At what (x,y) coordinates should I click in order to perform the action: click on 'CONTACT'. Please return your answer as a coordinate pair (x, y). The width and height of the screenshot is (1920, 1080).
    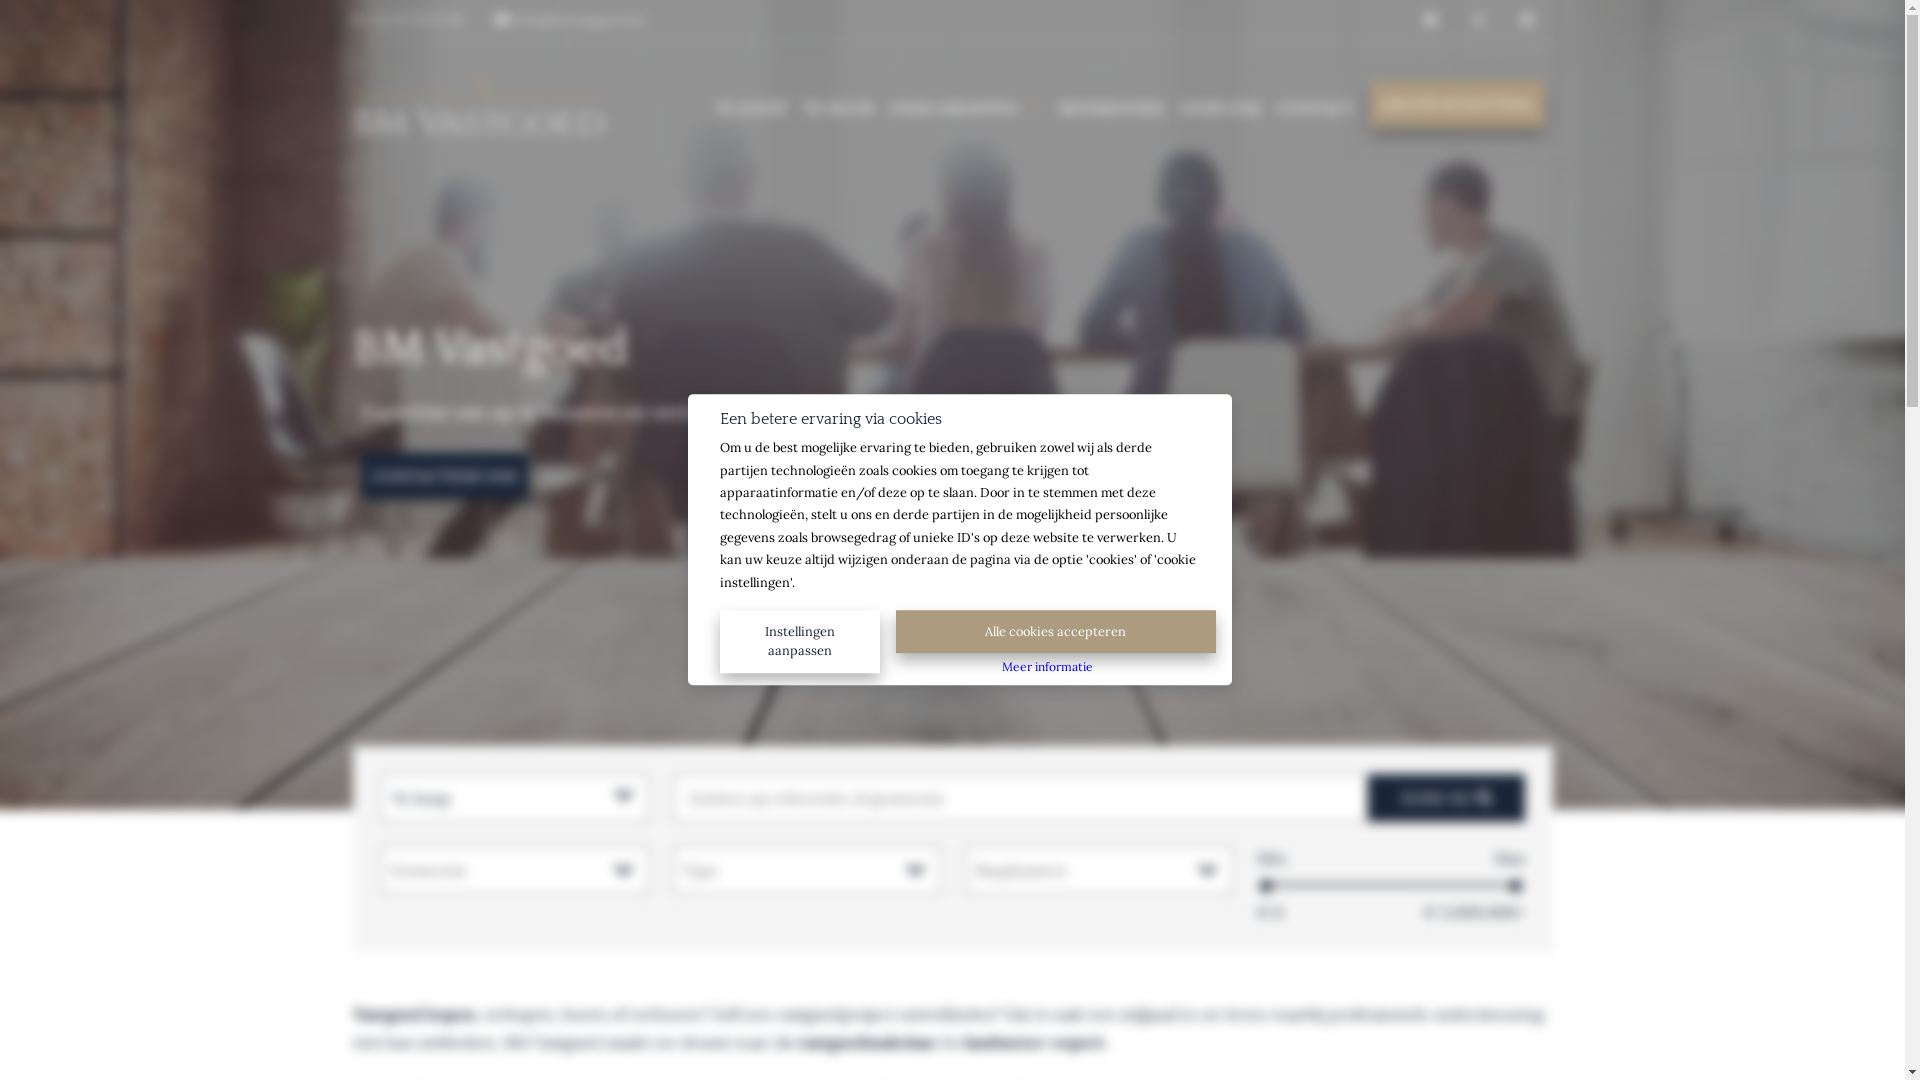
    Looking at the image, I should click on (1315, 105).